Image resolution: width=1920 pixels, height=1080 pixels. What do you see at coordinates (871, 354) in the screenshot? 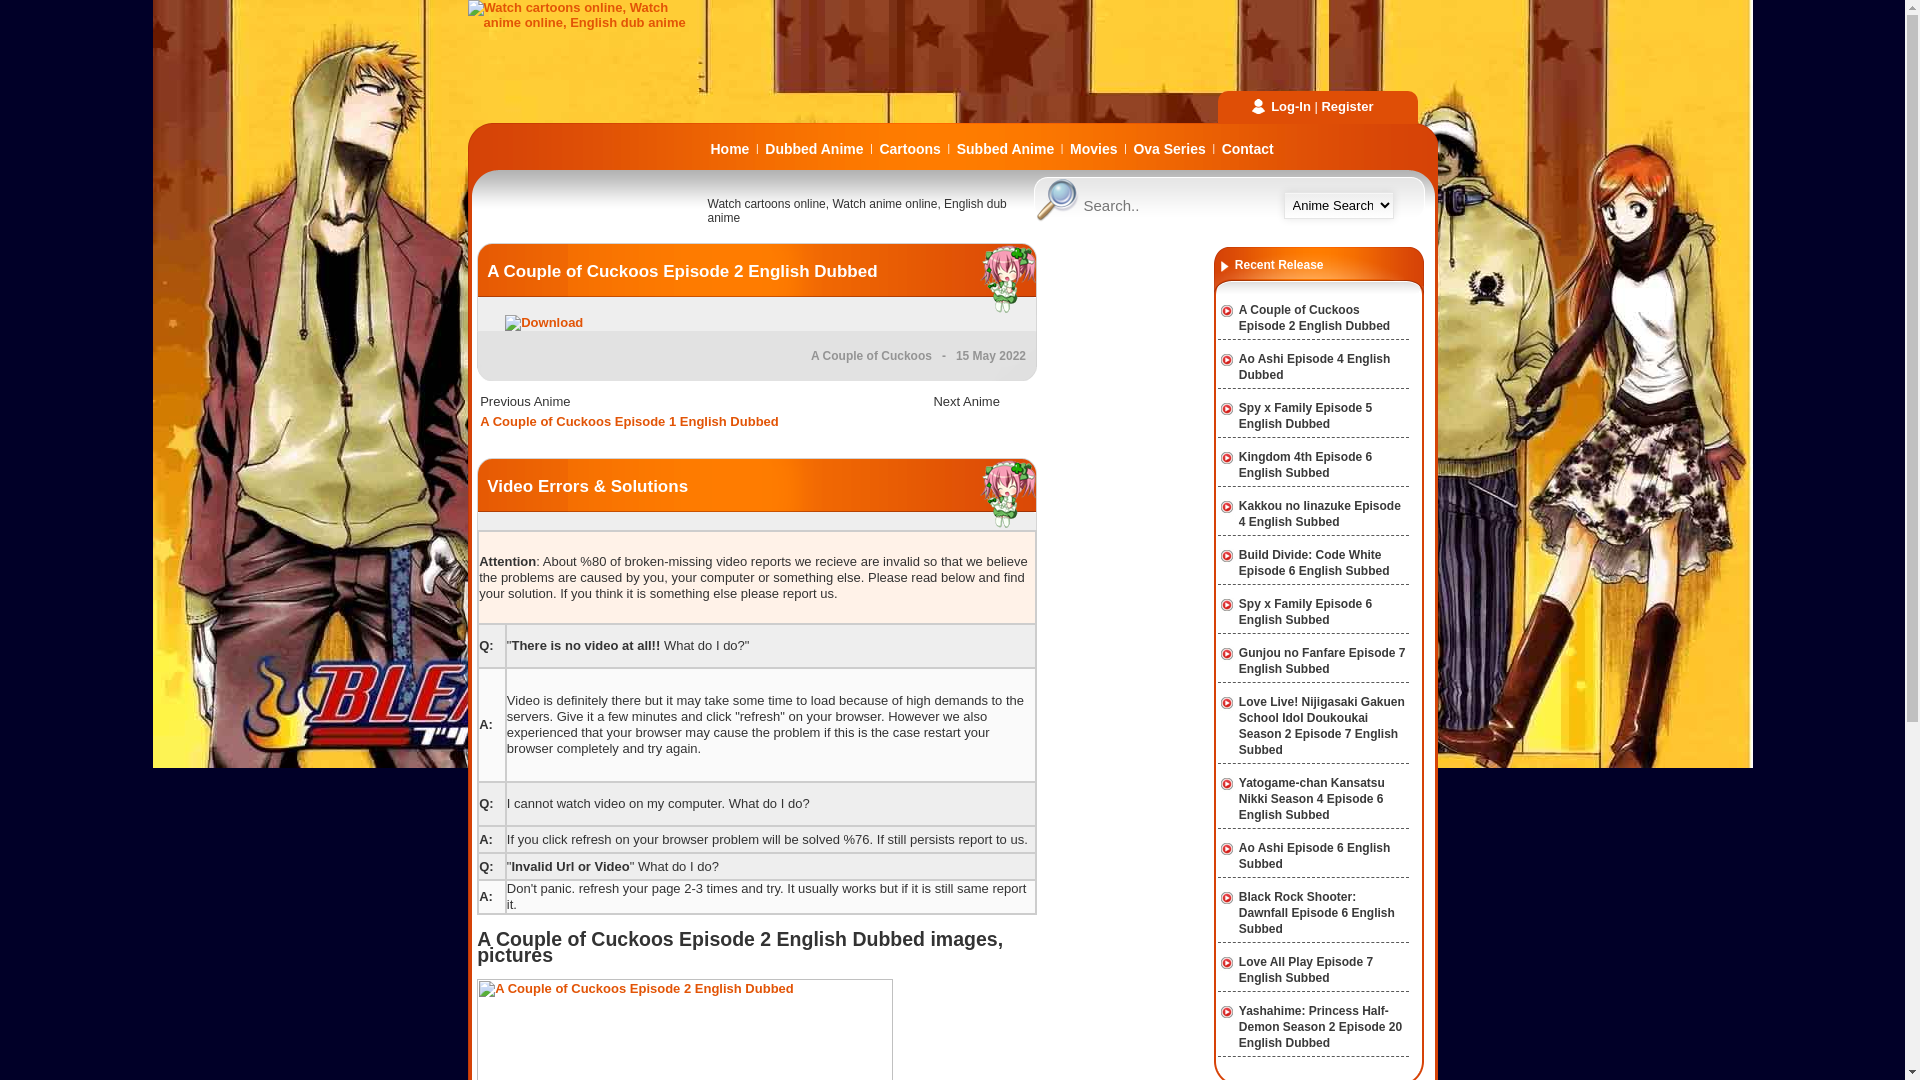
I see `'A Couple of Cuckoos'` at bounding box center [871, 354].